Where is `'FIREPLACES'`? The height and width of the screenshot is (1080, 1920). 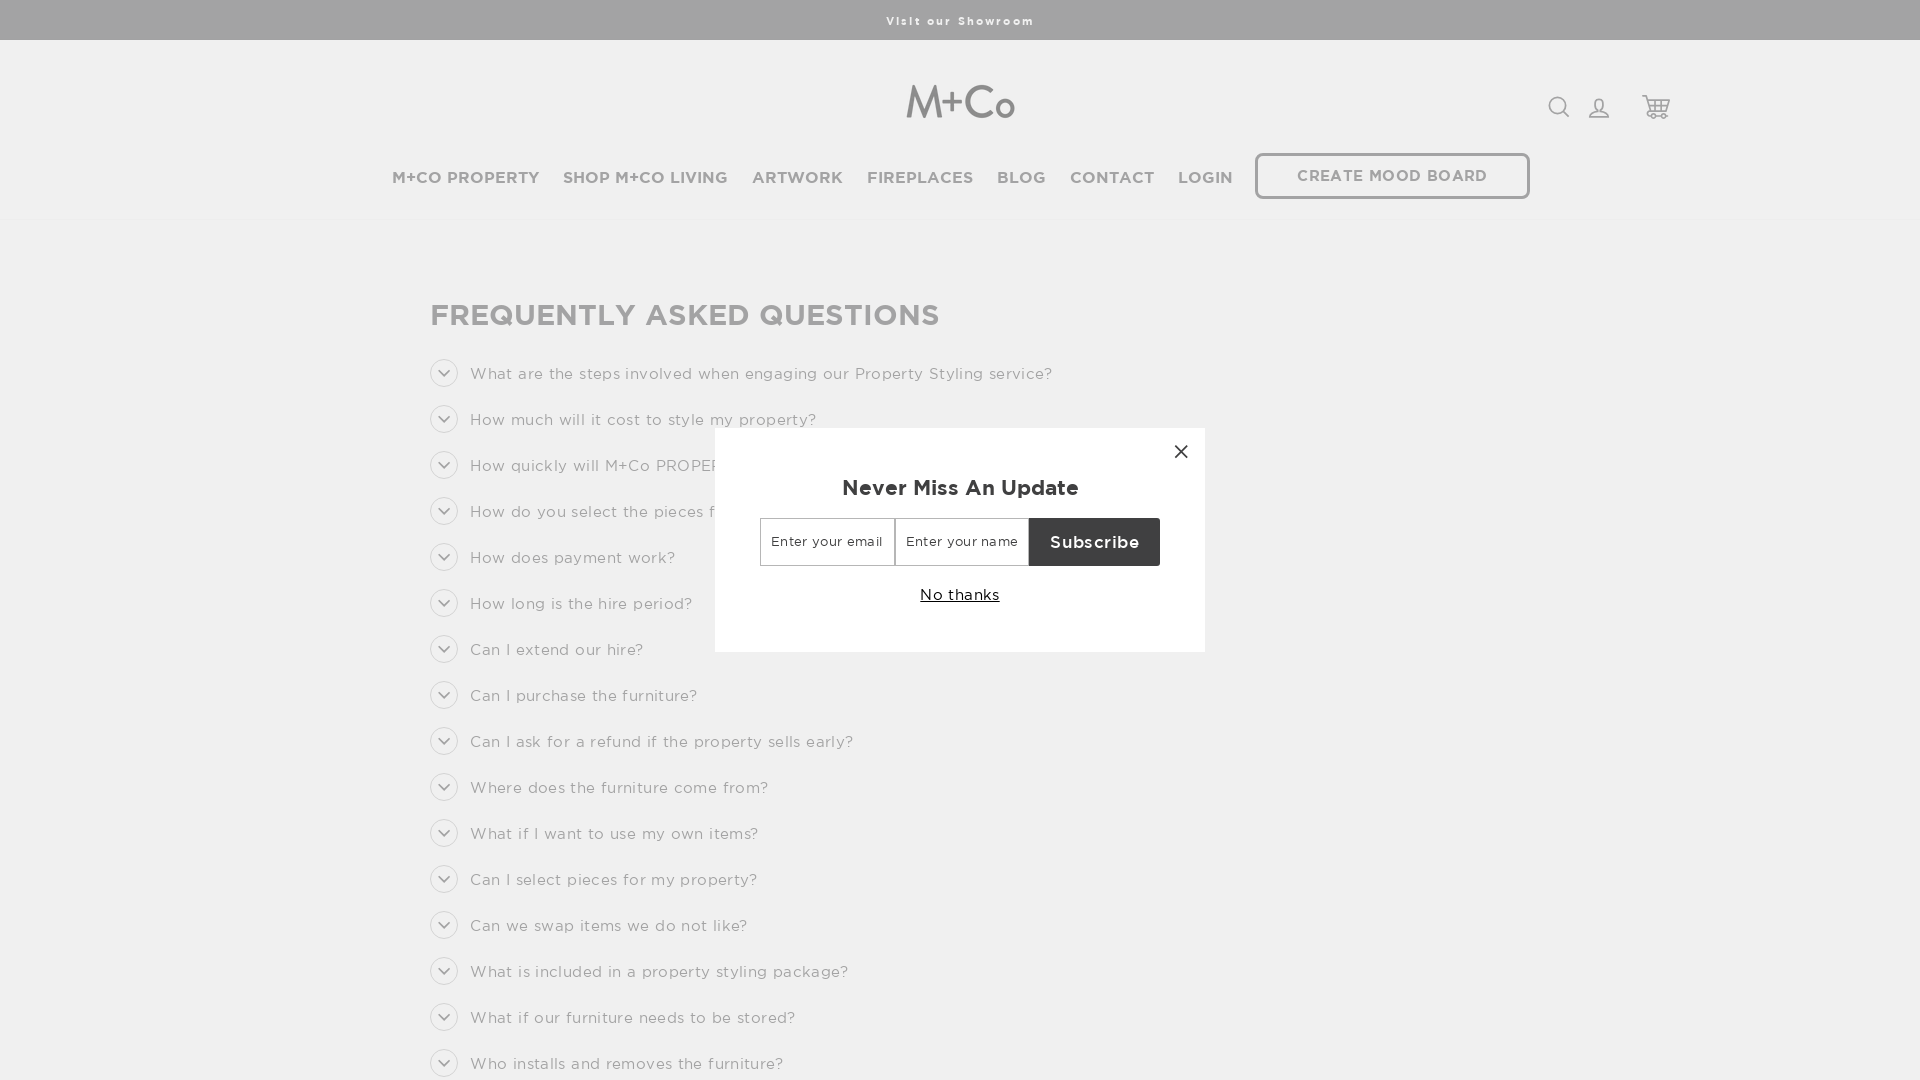
'FIREPLACES' is located at coordinates (919, 176).